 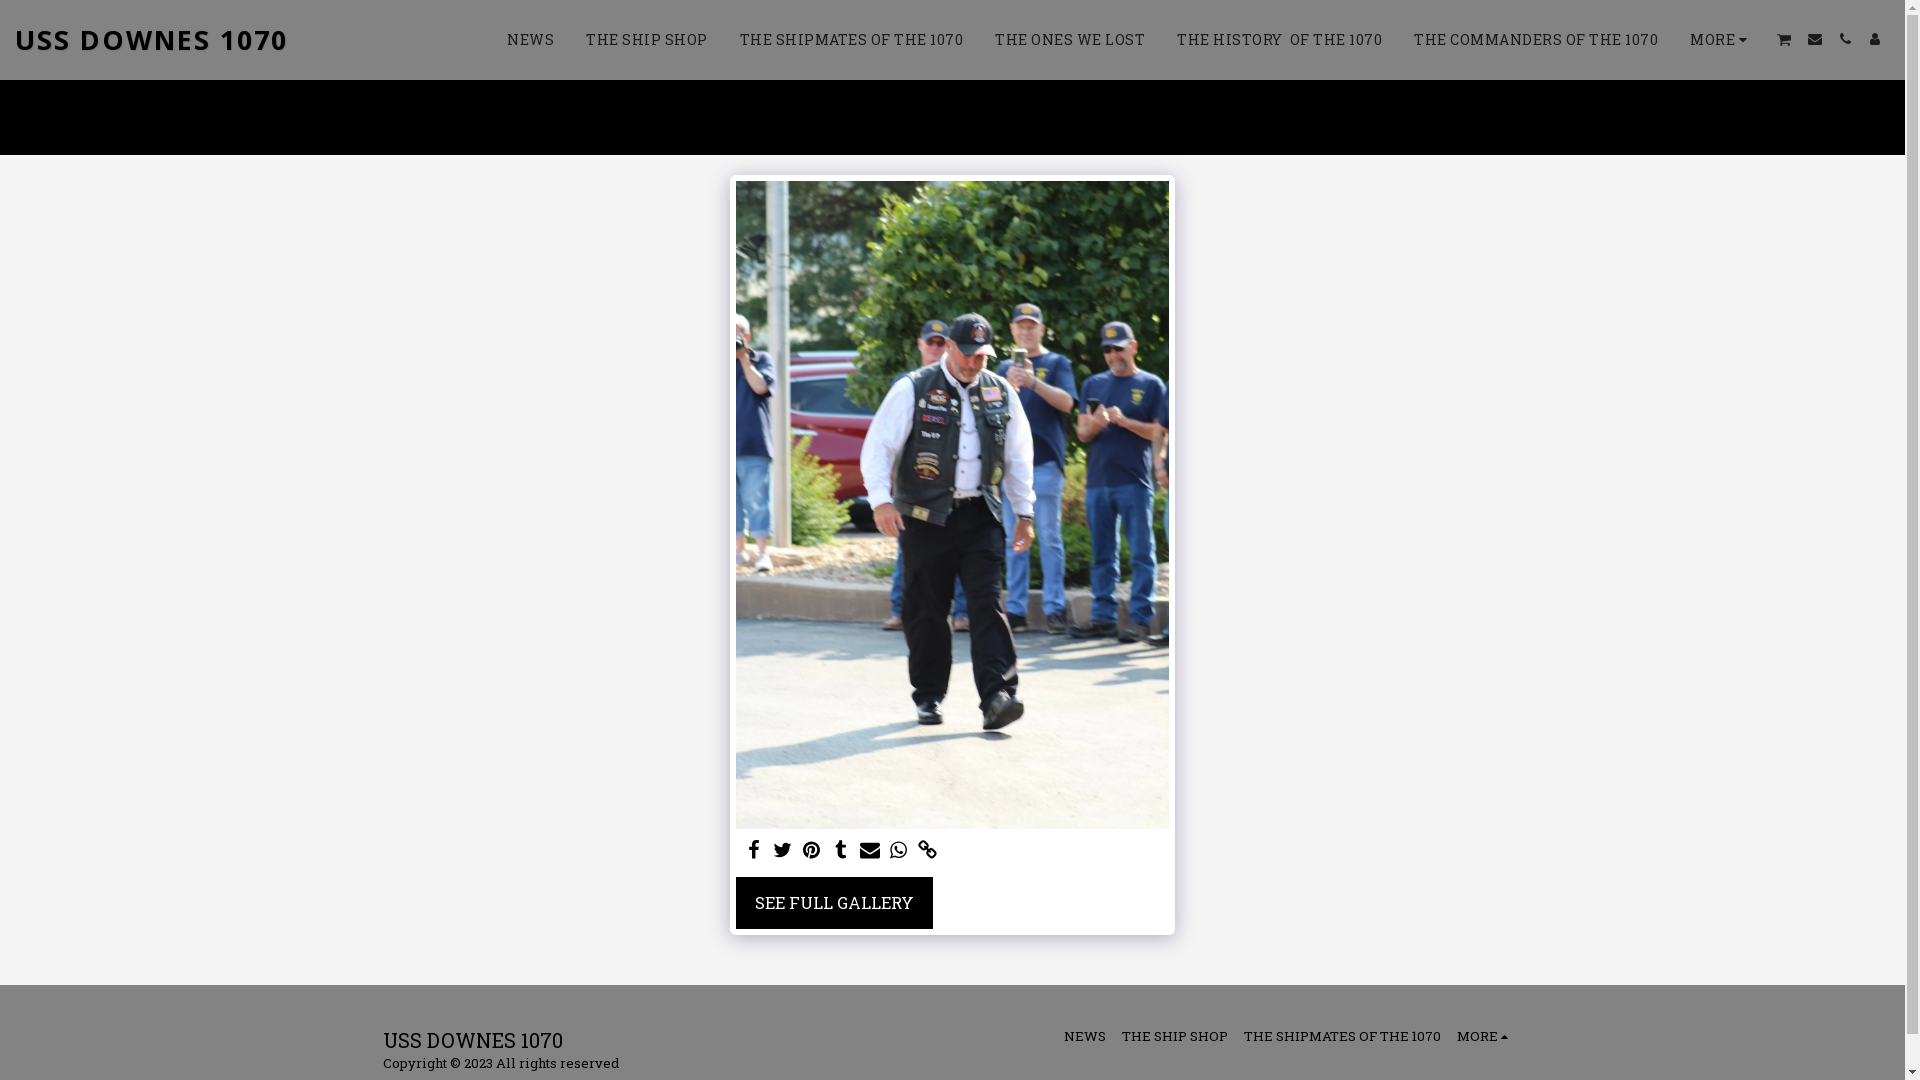 What do you see at coordinates (782, 851) in the screenshot?
I see `' '` at bounding box center [782, 851].